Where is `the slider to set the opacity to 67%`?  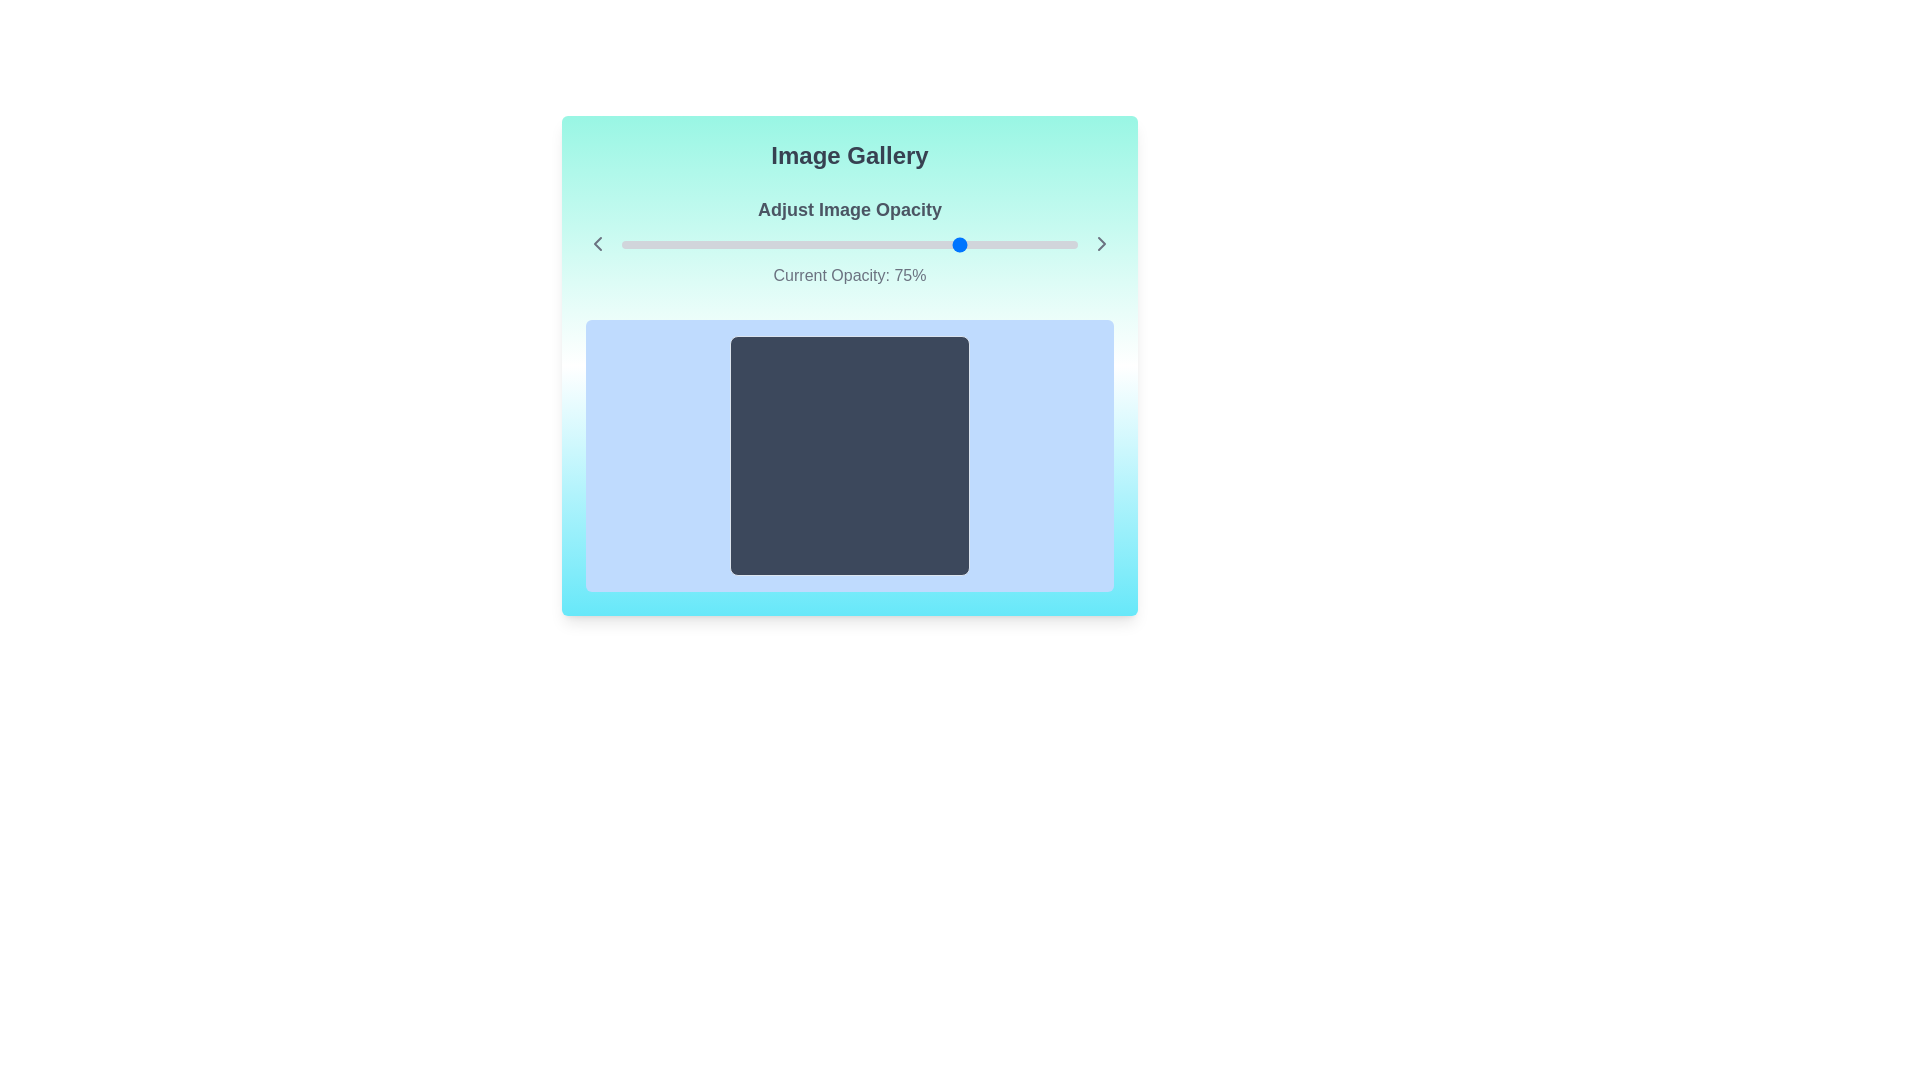 the slider to set the opacity to 67% is located at coordinates (926, 244).